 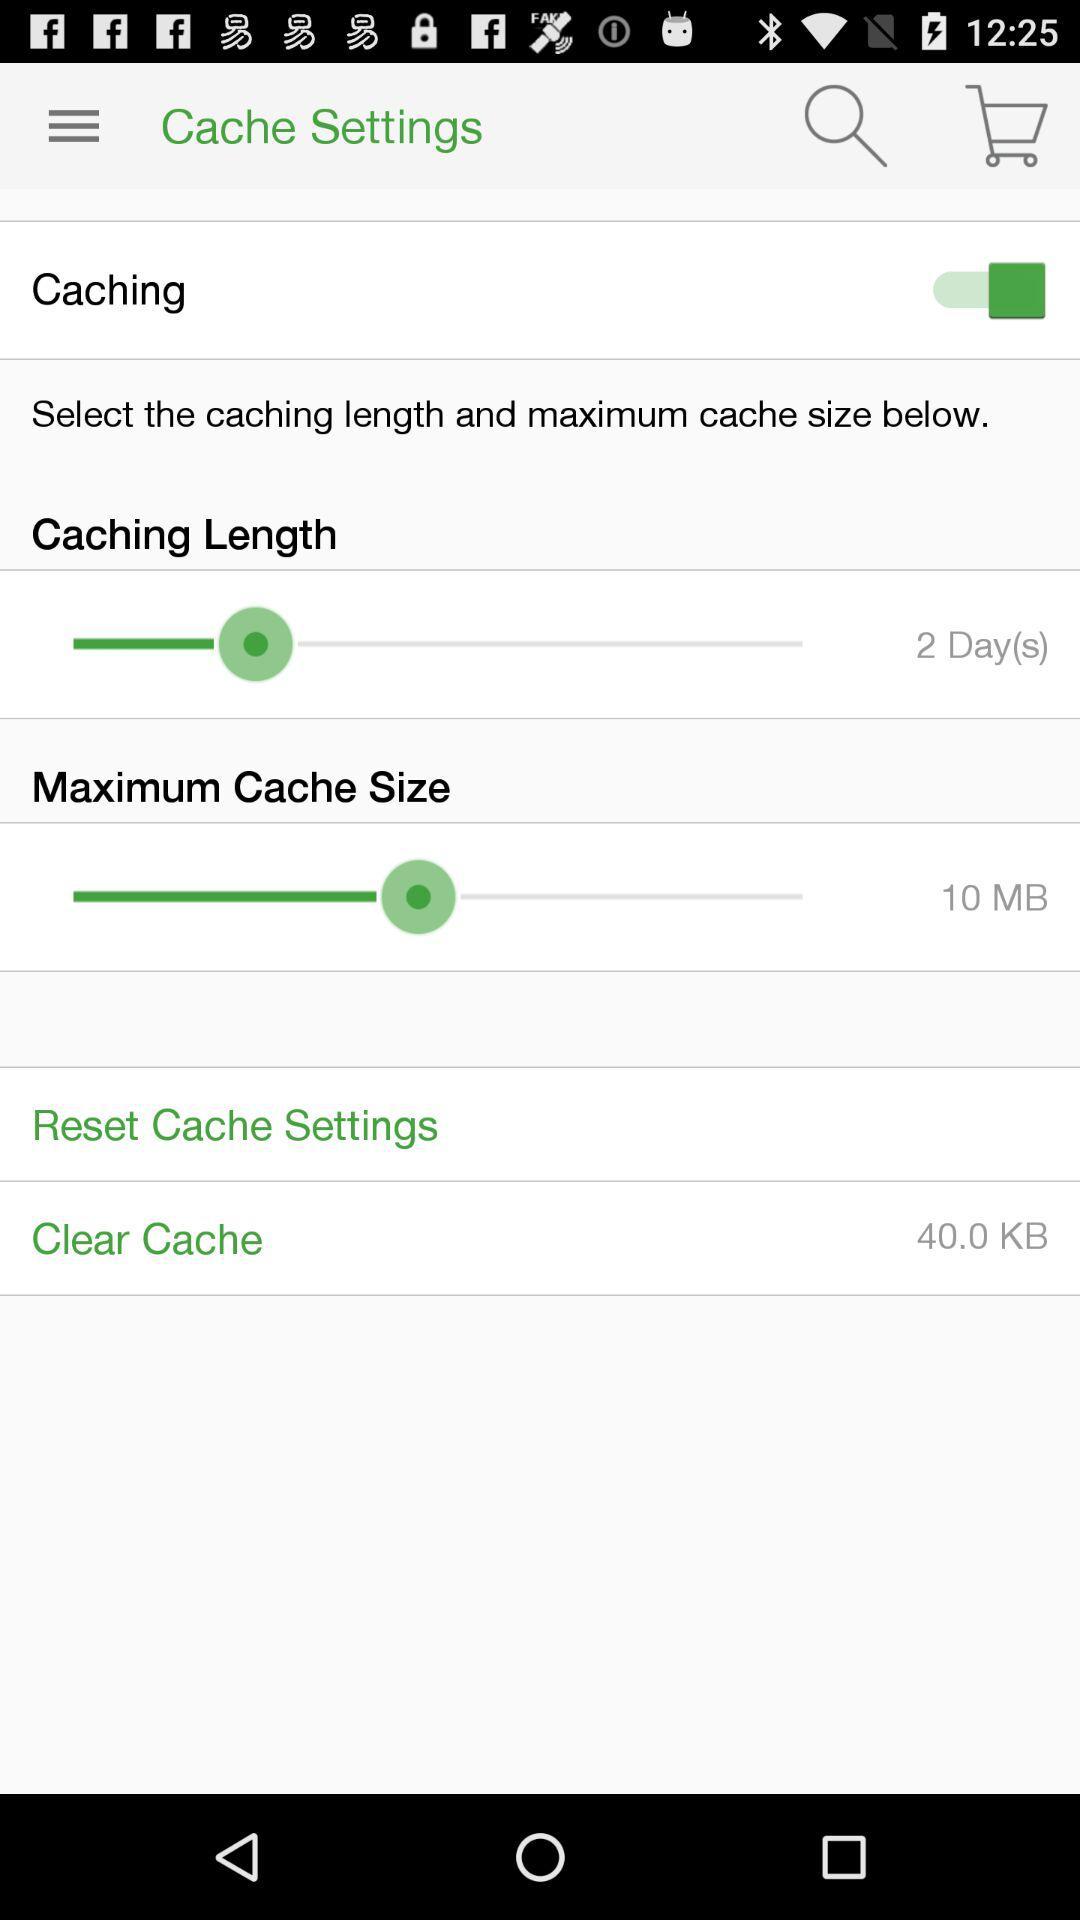 What do you see at coordinates (72, 133) in the screenshot?
I see `the menu icon` at bounding box center [72, 133].